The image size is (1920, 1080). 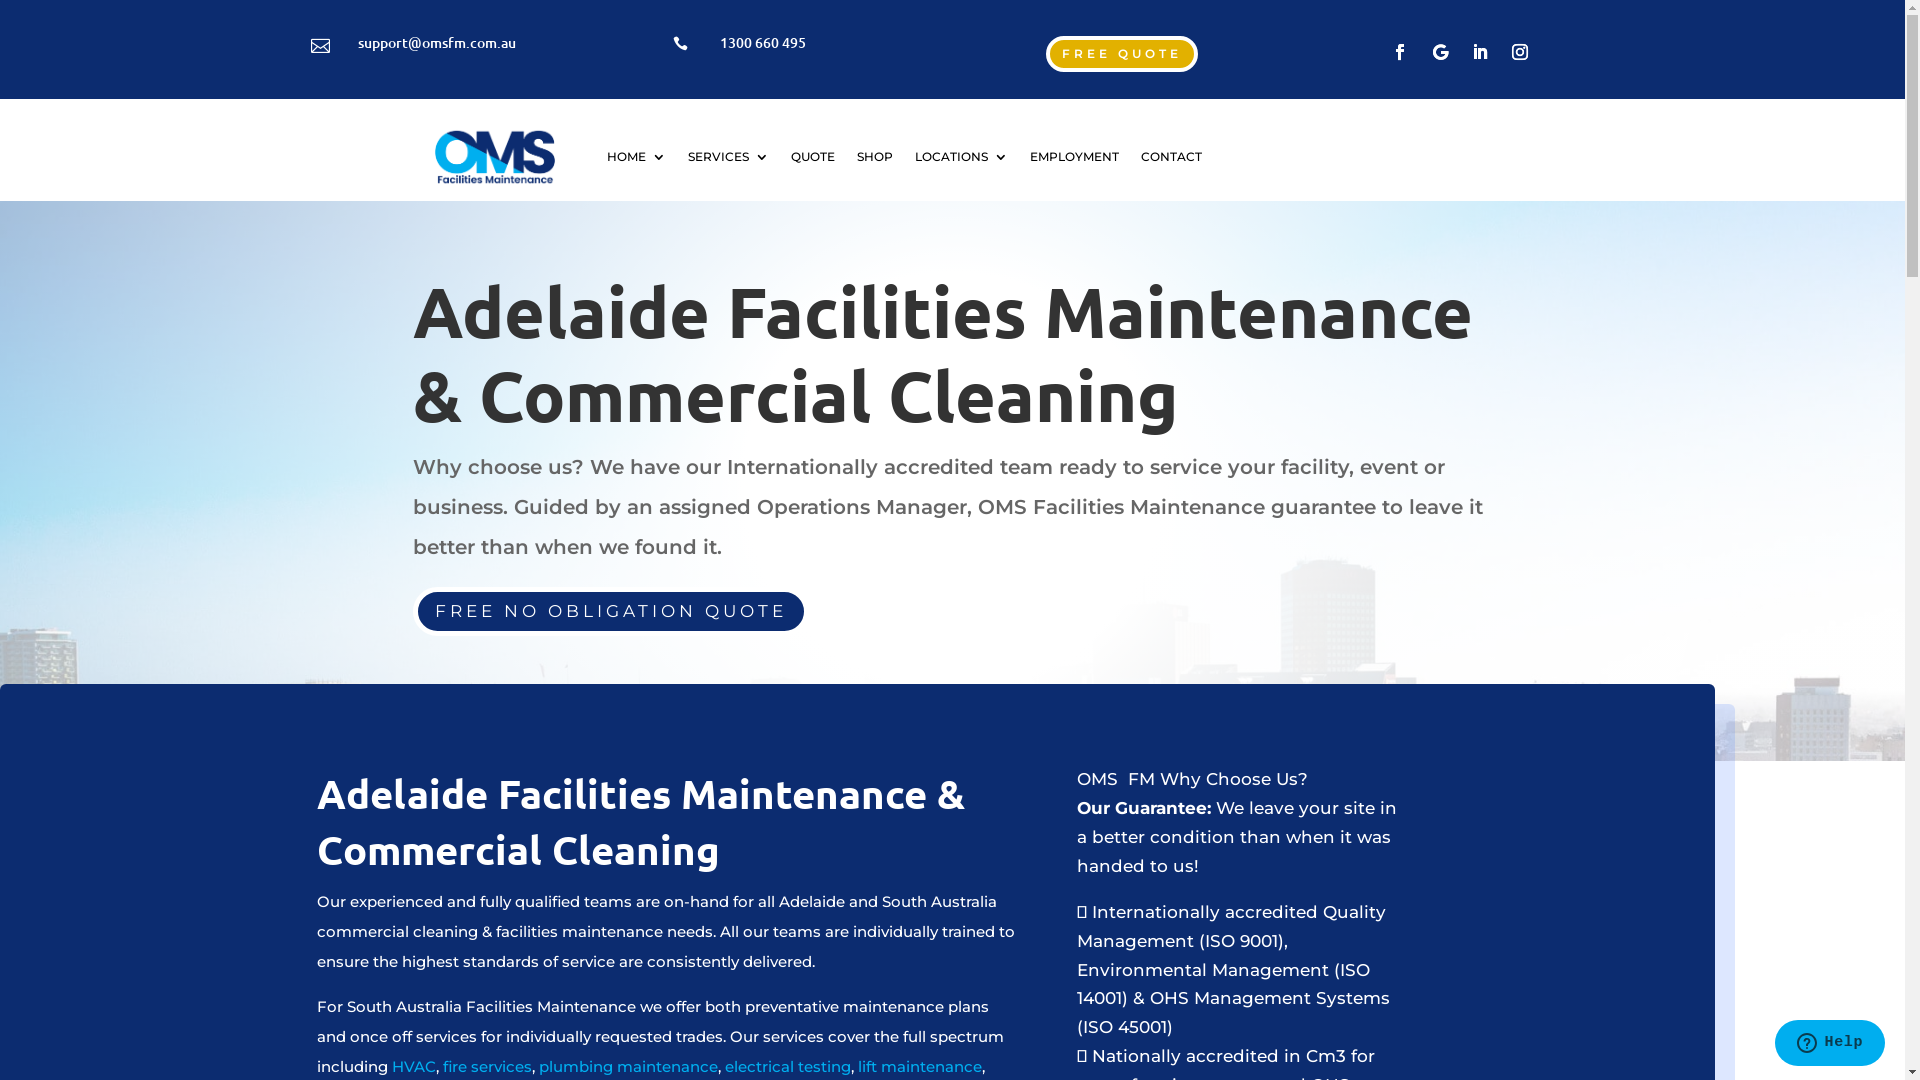 I want to click on 'lift maintenance', so click(x=919, y=1065).